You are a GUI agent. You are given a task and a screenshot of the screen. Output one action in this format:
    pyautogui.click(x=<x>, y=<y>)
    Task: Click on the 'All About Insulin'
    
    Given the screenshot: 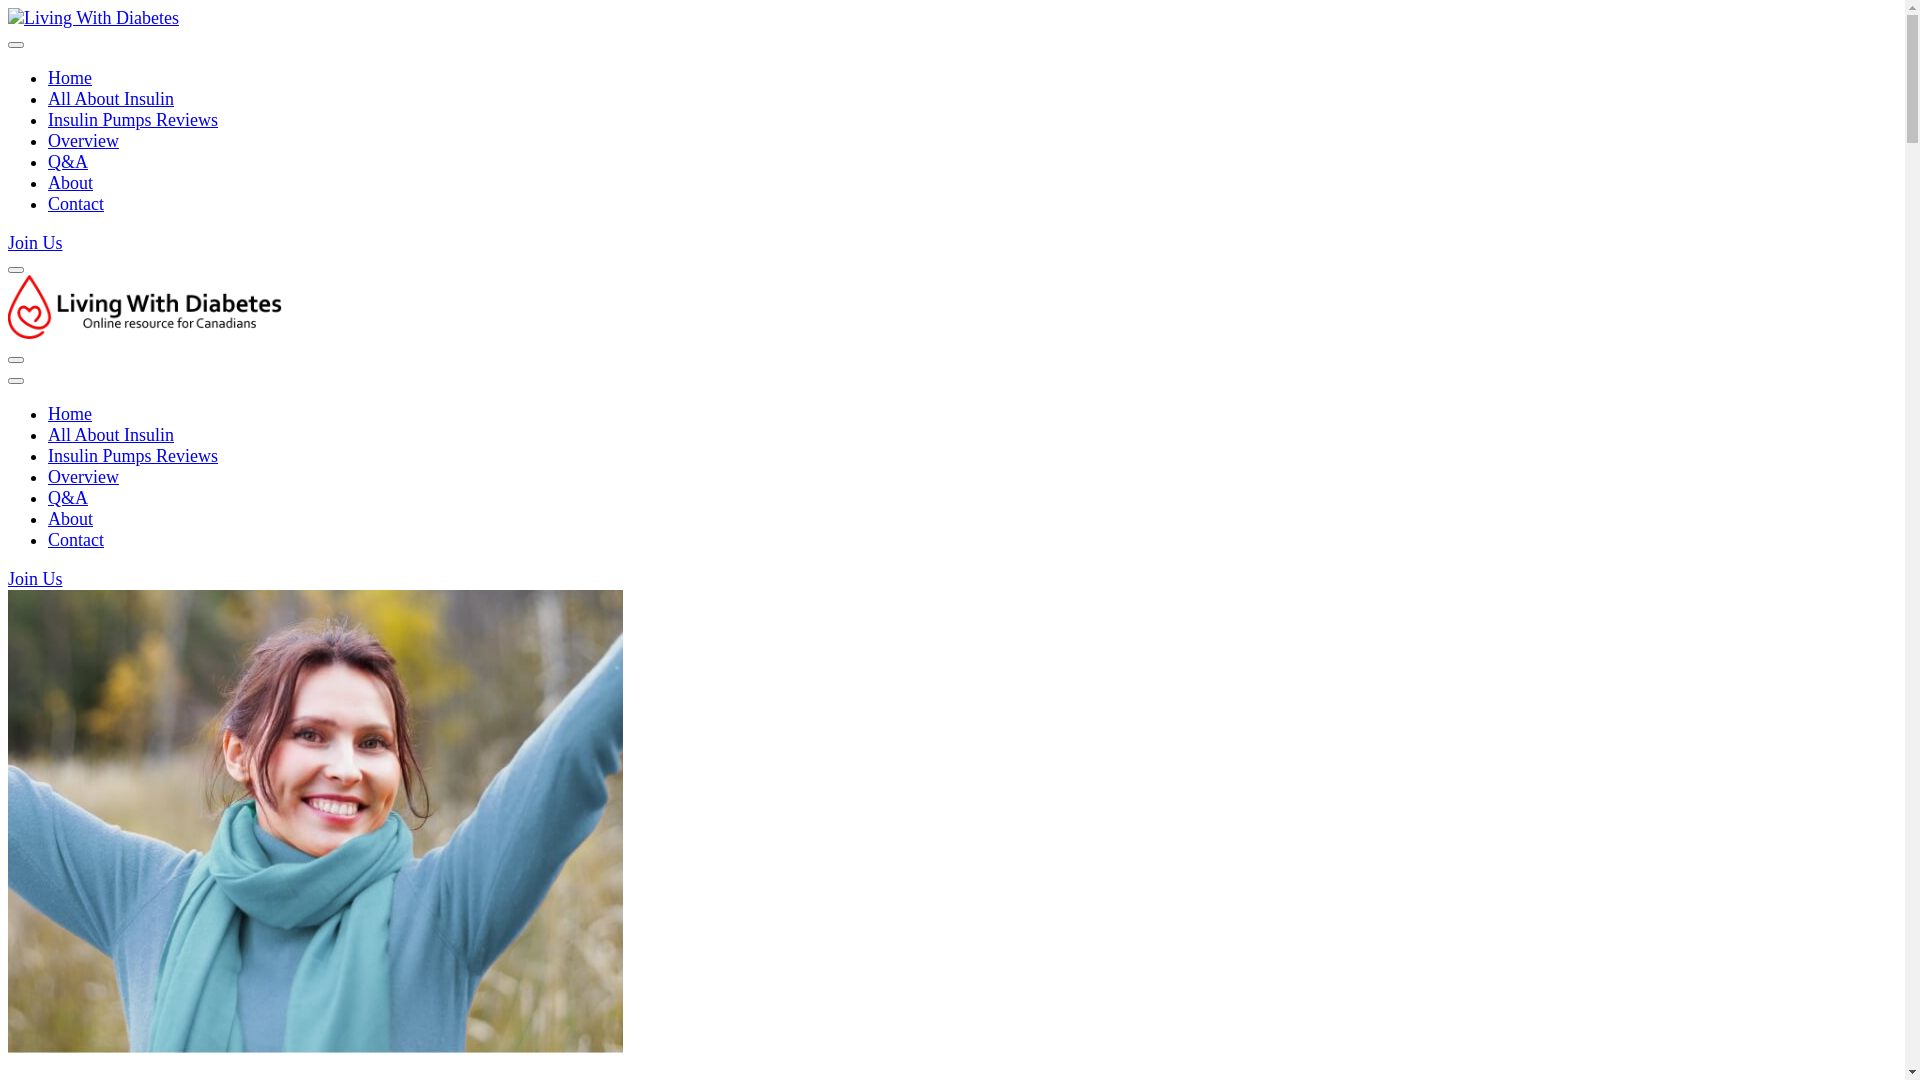 What is the action you would take?
    pyautogui.click(x=48, y=99)
    